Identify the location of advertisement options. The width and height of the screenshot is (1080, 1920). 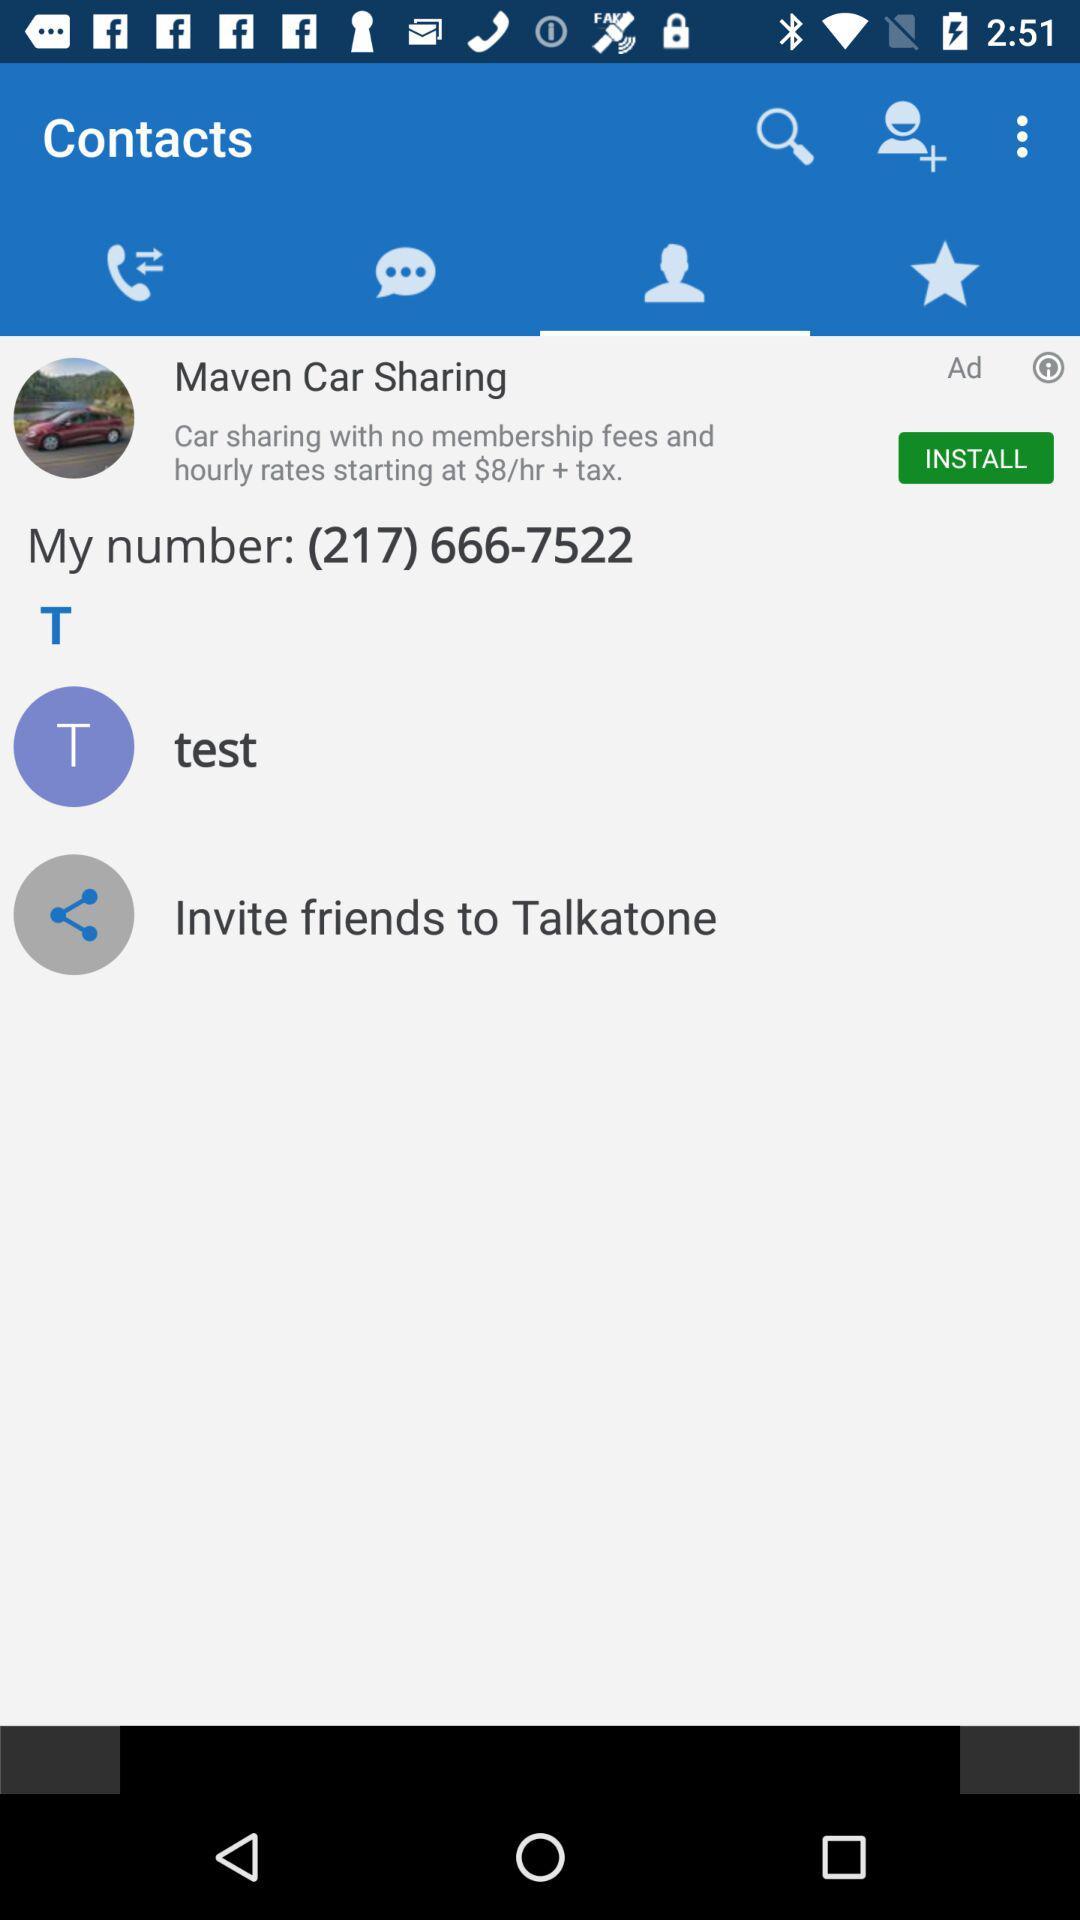
(1047, 367).